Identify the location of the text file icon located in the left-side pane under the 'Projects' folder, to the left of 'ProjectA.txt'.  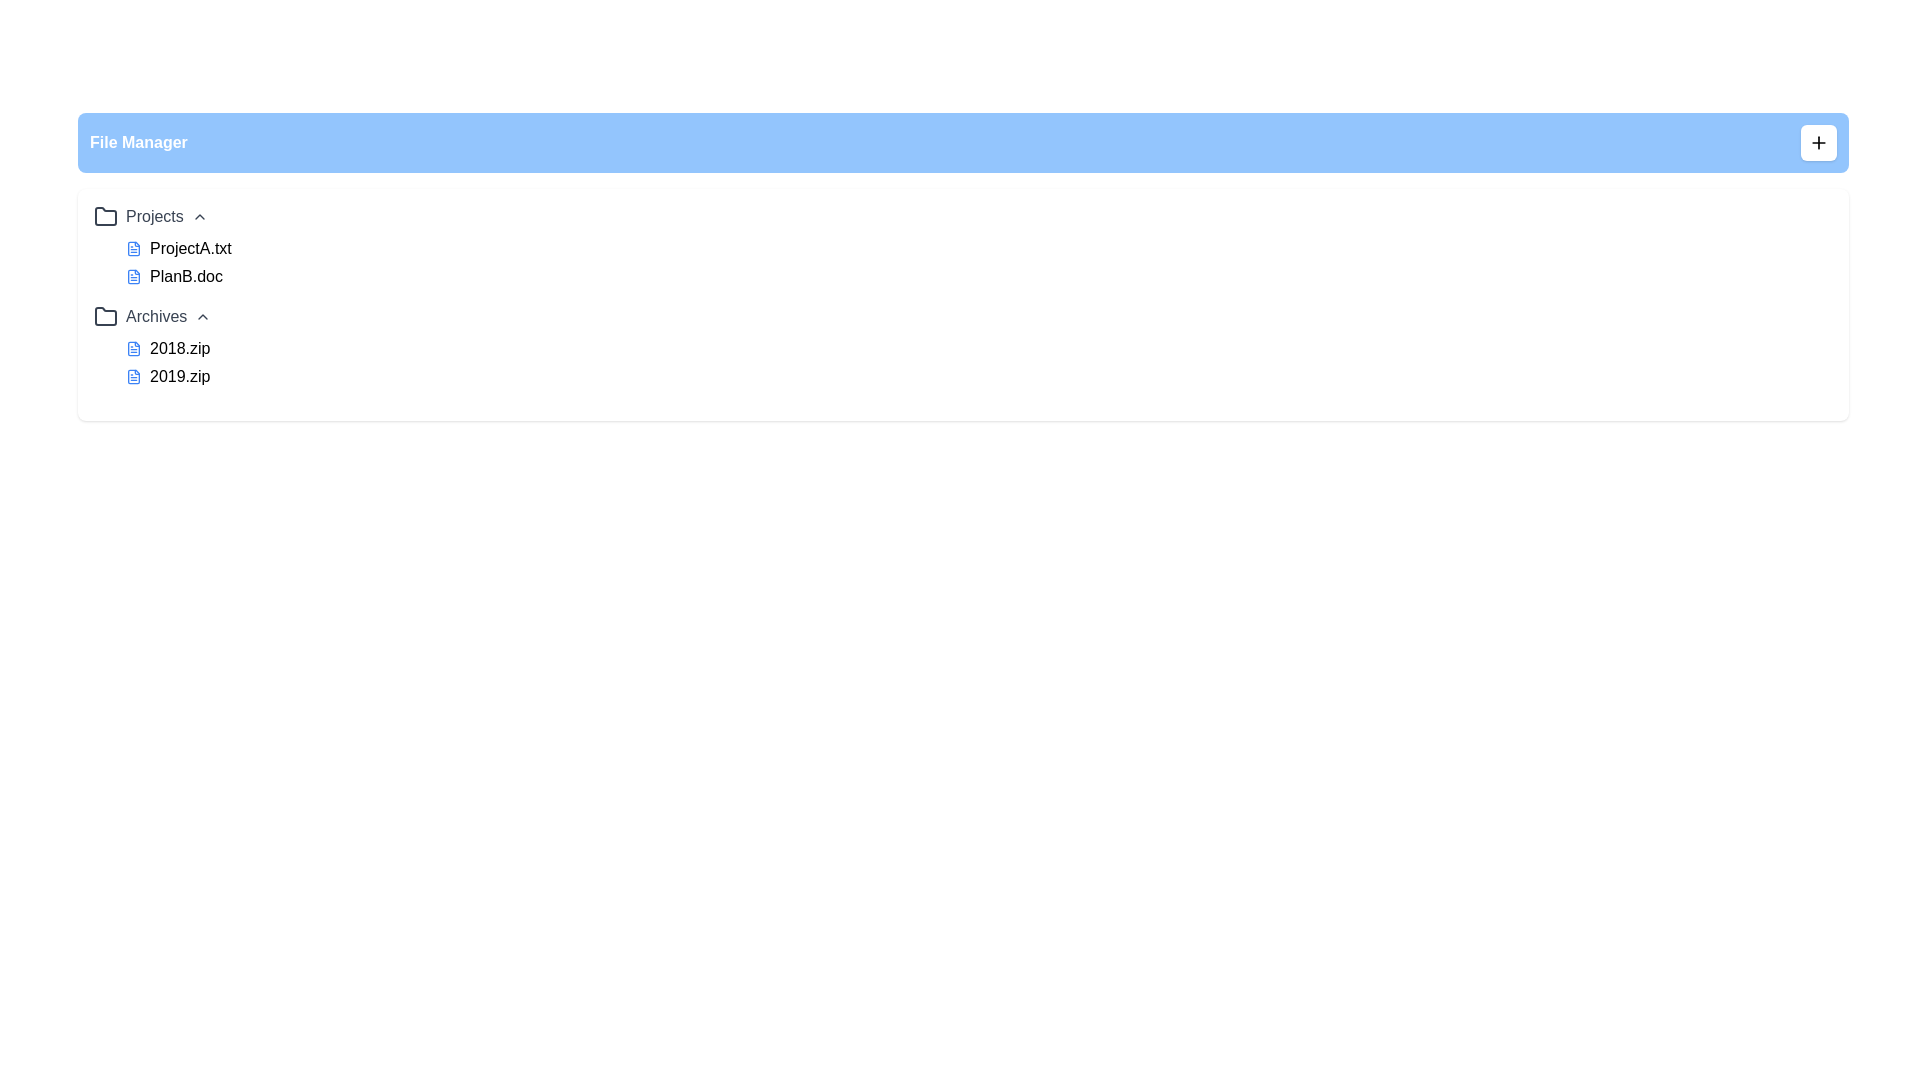
(133, 248).